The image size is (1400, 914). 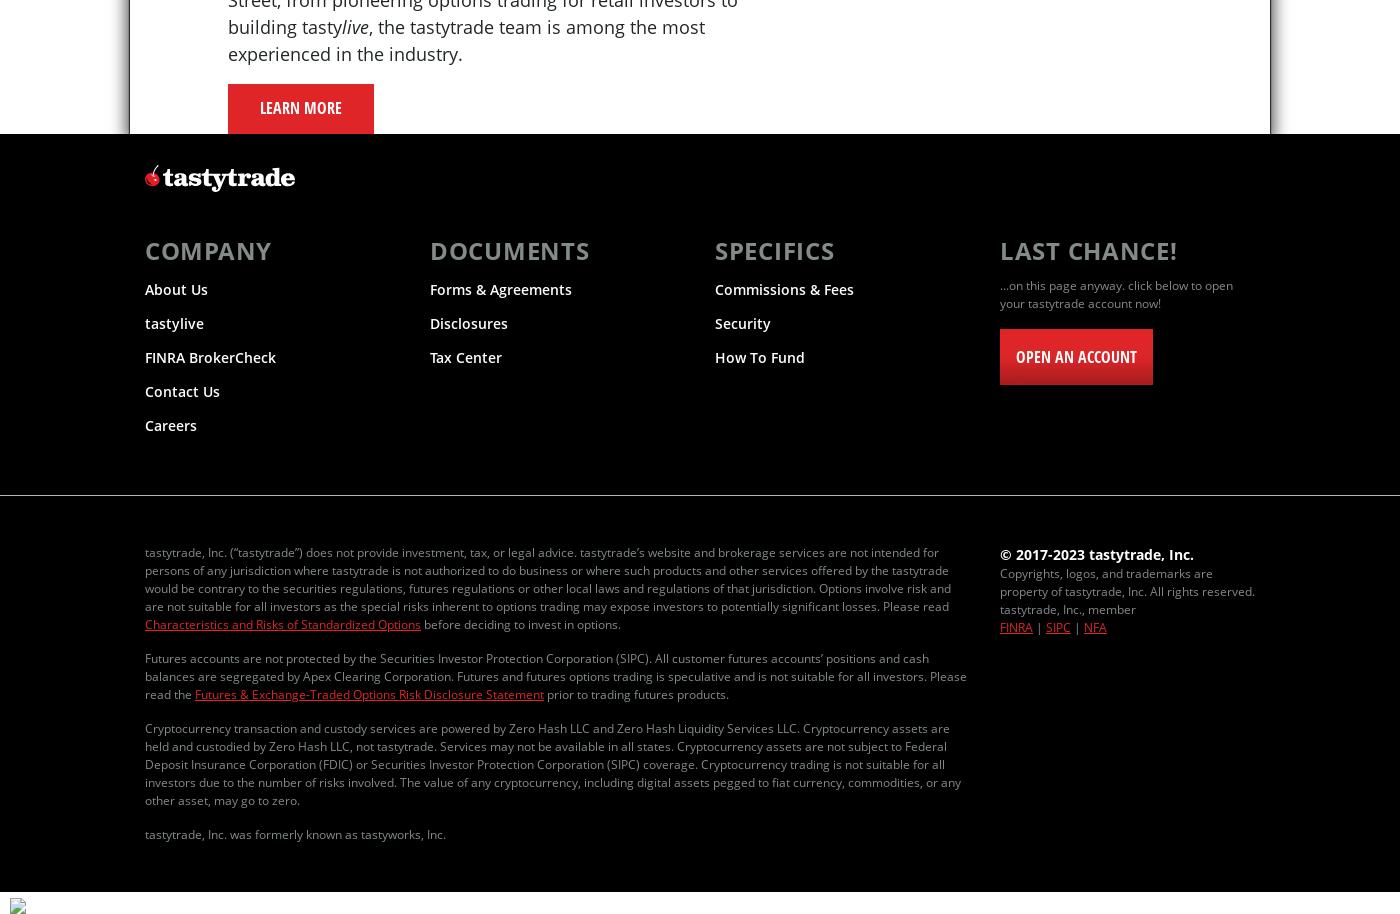 What do you see at coordinates (1088, 249) in the screenshot?
I see `'Last Chance!'` at bounding box center [1088, 249].